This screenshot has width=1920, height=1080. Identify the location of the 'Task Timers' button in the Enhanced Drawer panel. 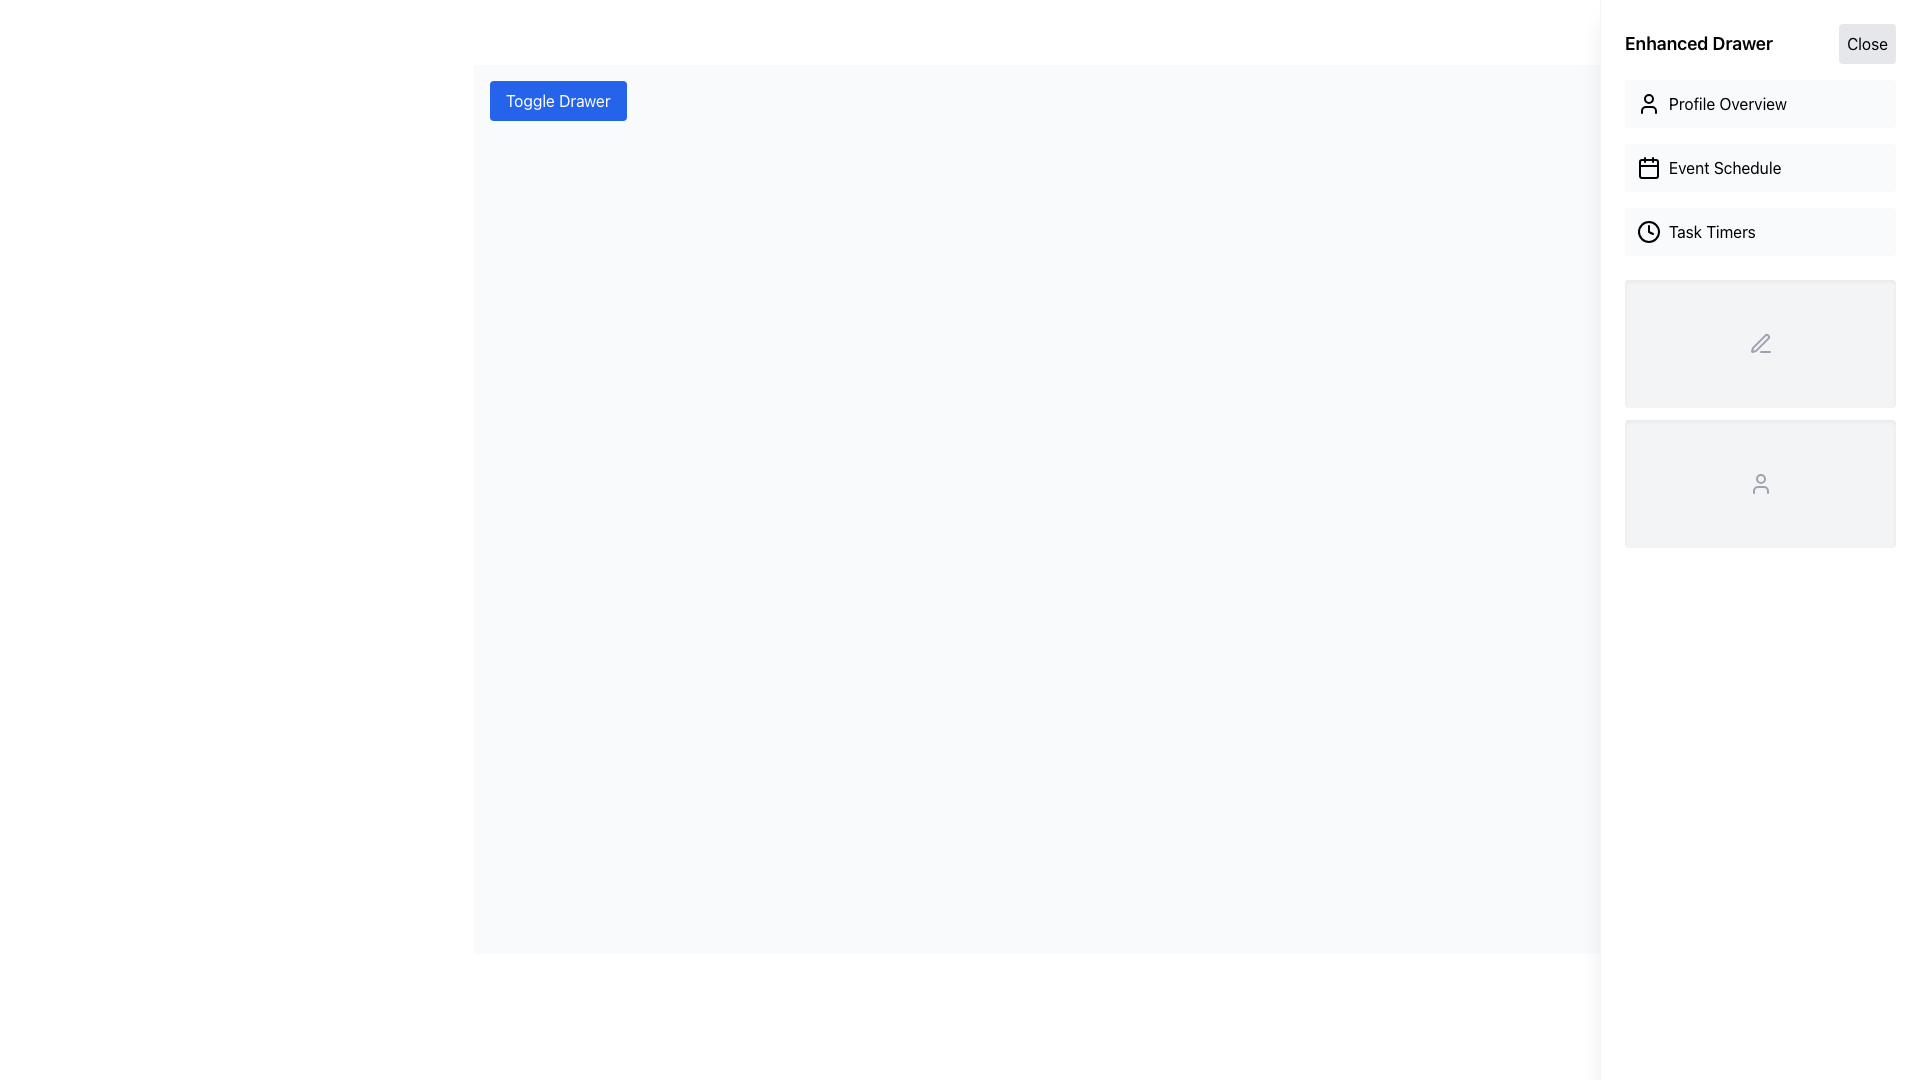
(1760, 230).